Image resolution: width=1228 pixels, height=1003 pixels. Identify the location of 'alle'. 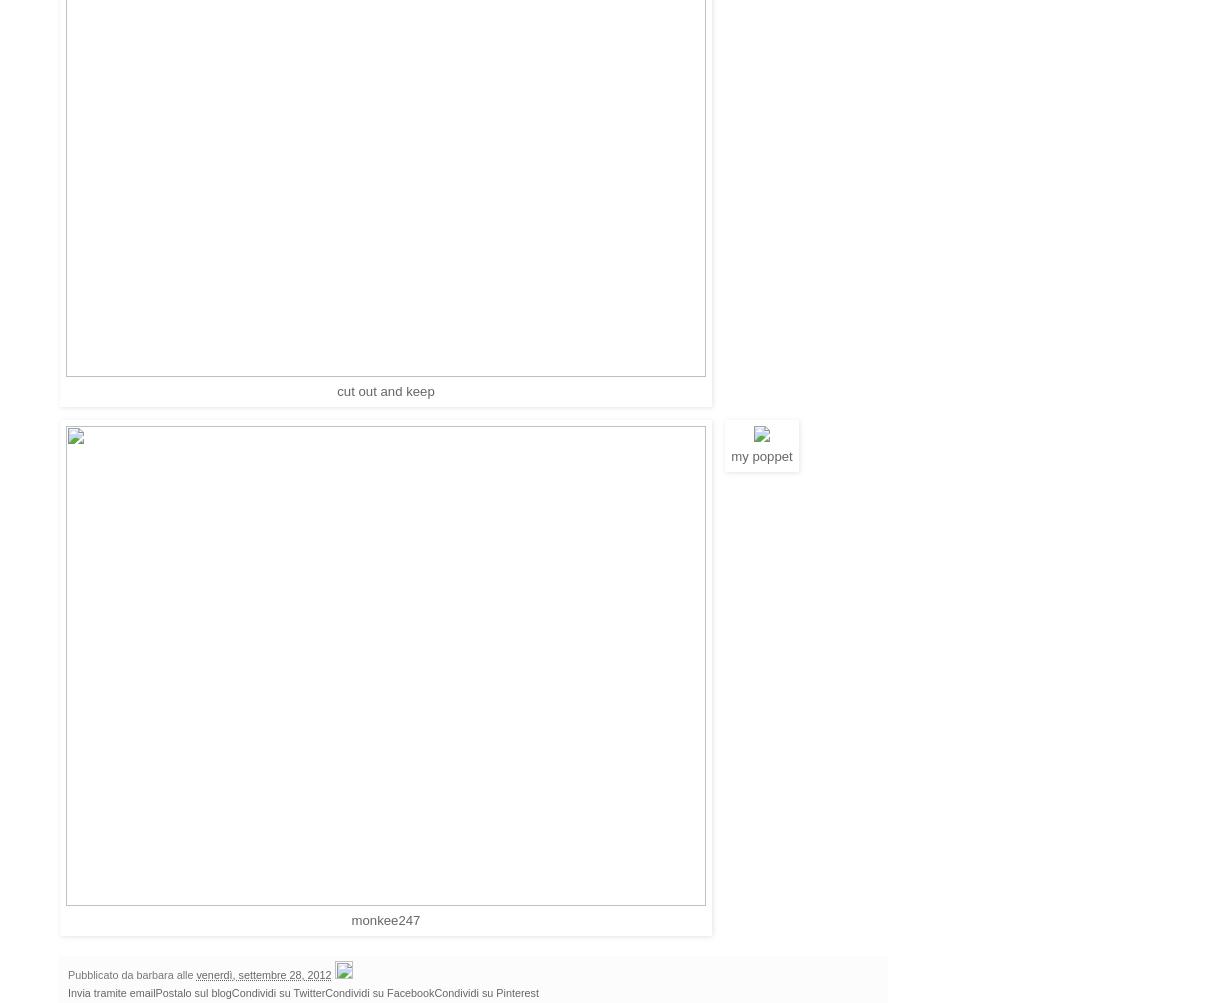
(185, 974).